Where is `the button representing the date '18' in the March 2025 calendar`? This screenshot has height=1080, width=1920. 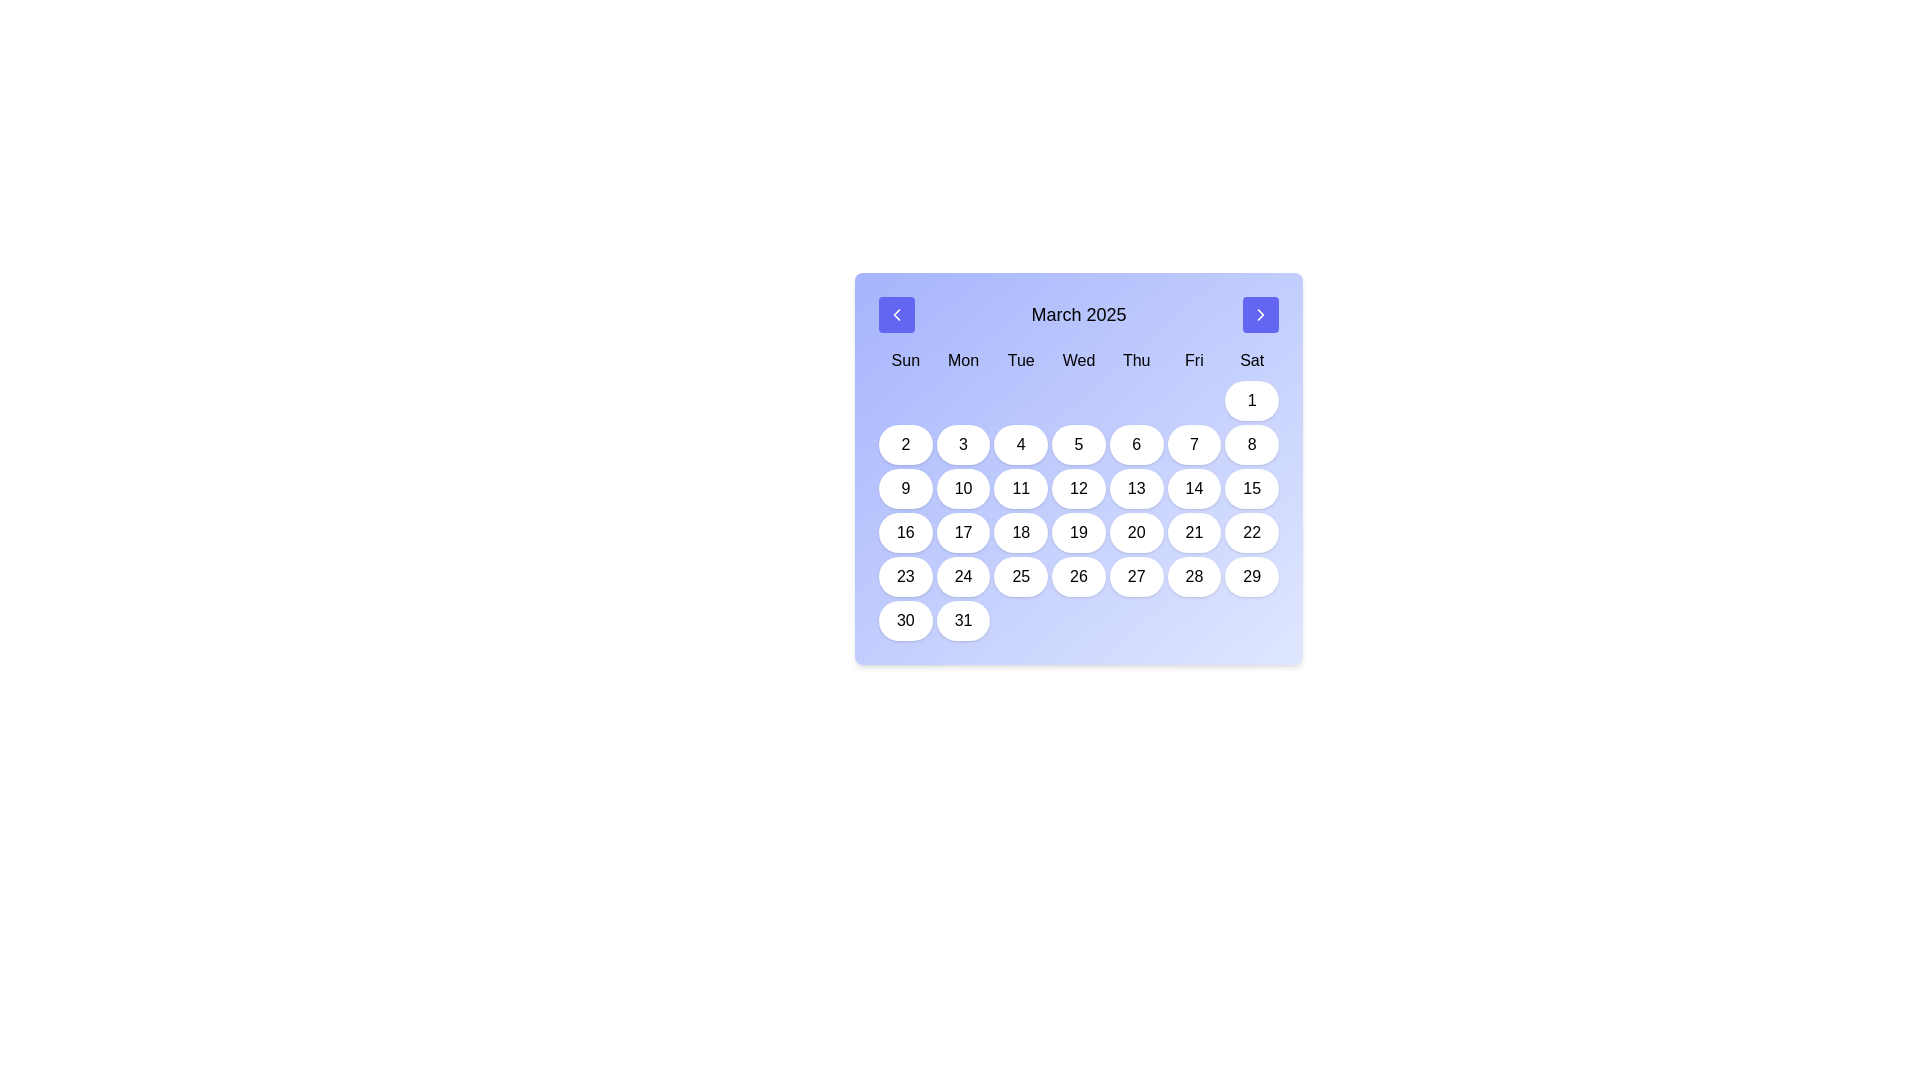 the button representing the date '18' in the March 2025 calendar is located at coordinates (1021, 531).